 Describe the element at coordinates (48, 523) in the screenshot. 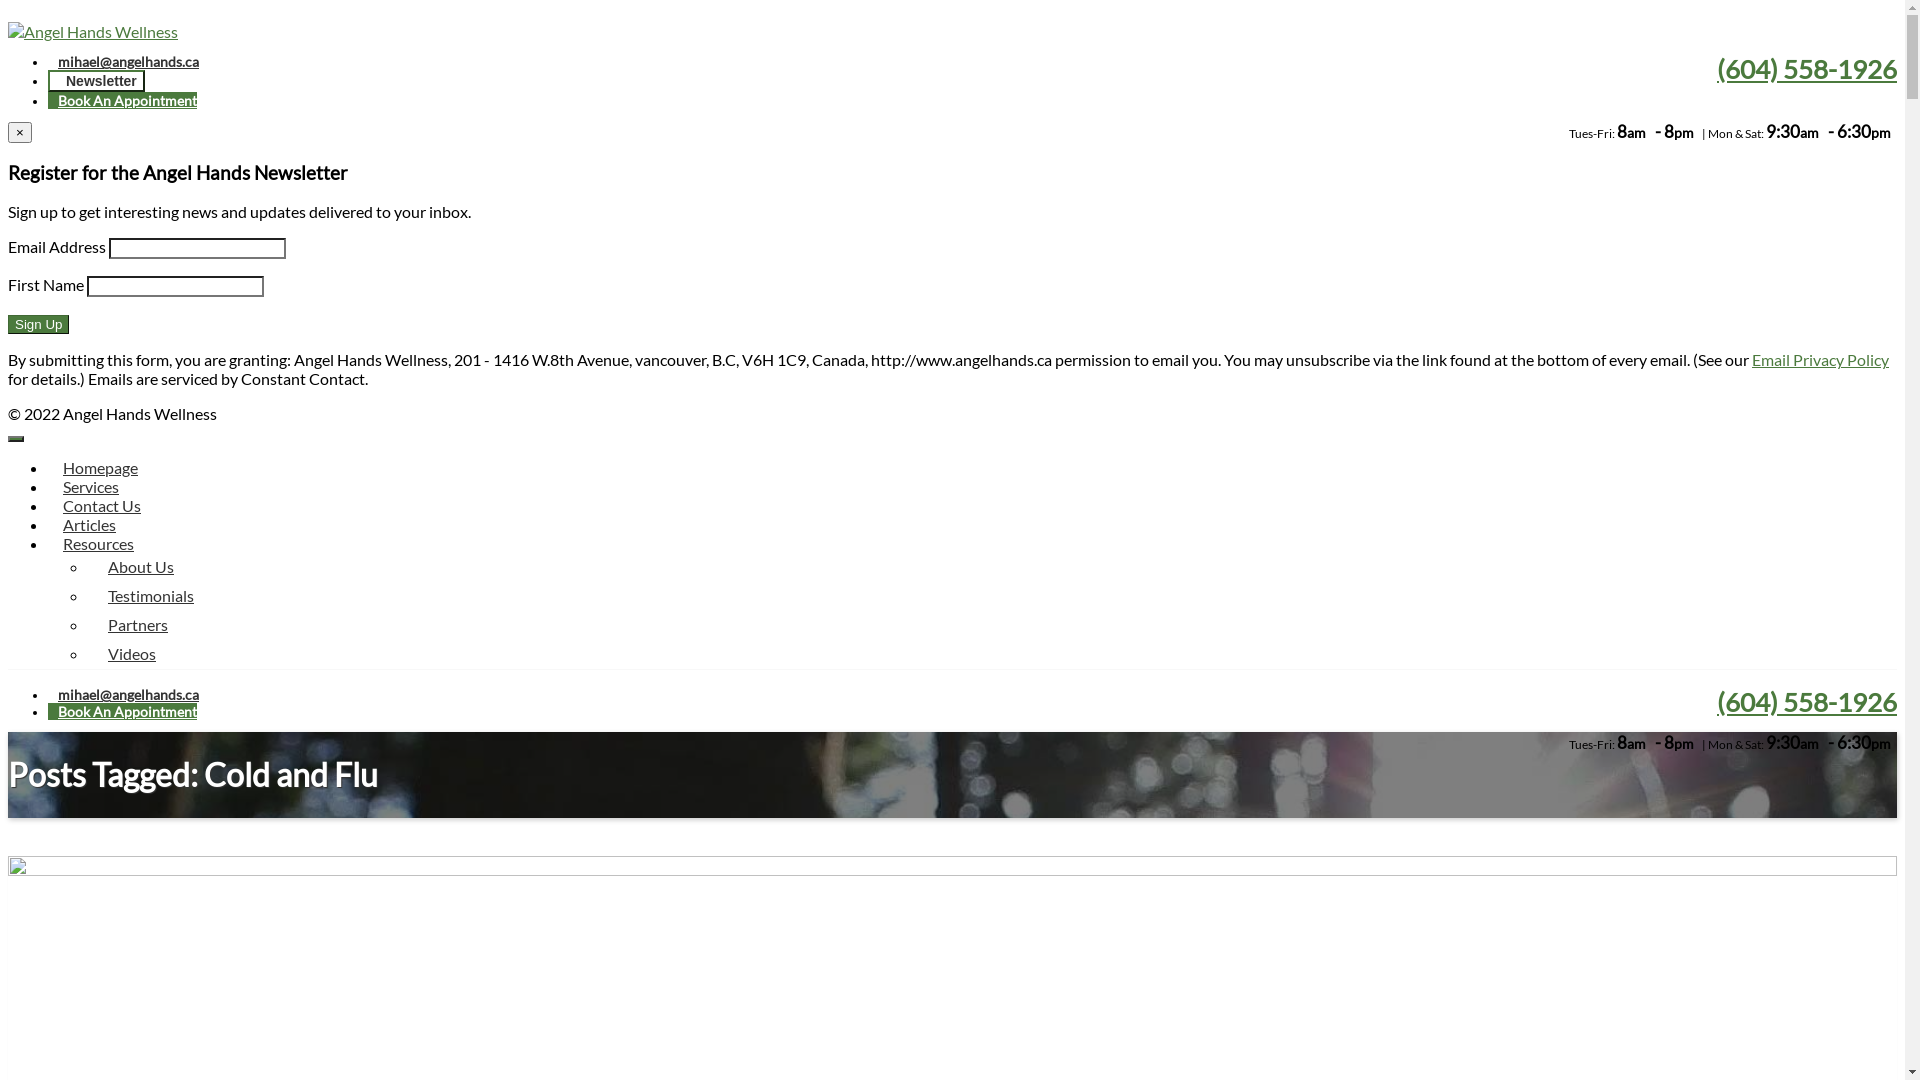

I see `'Articles'` at that location.